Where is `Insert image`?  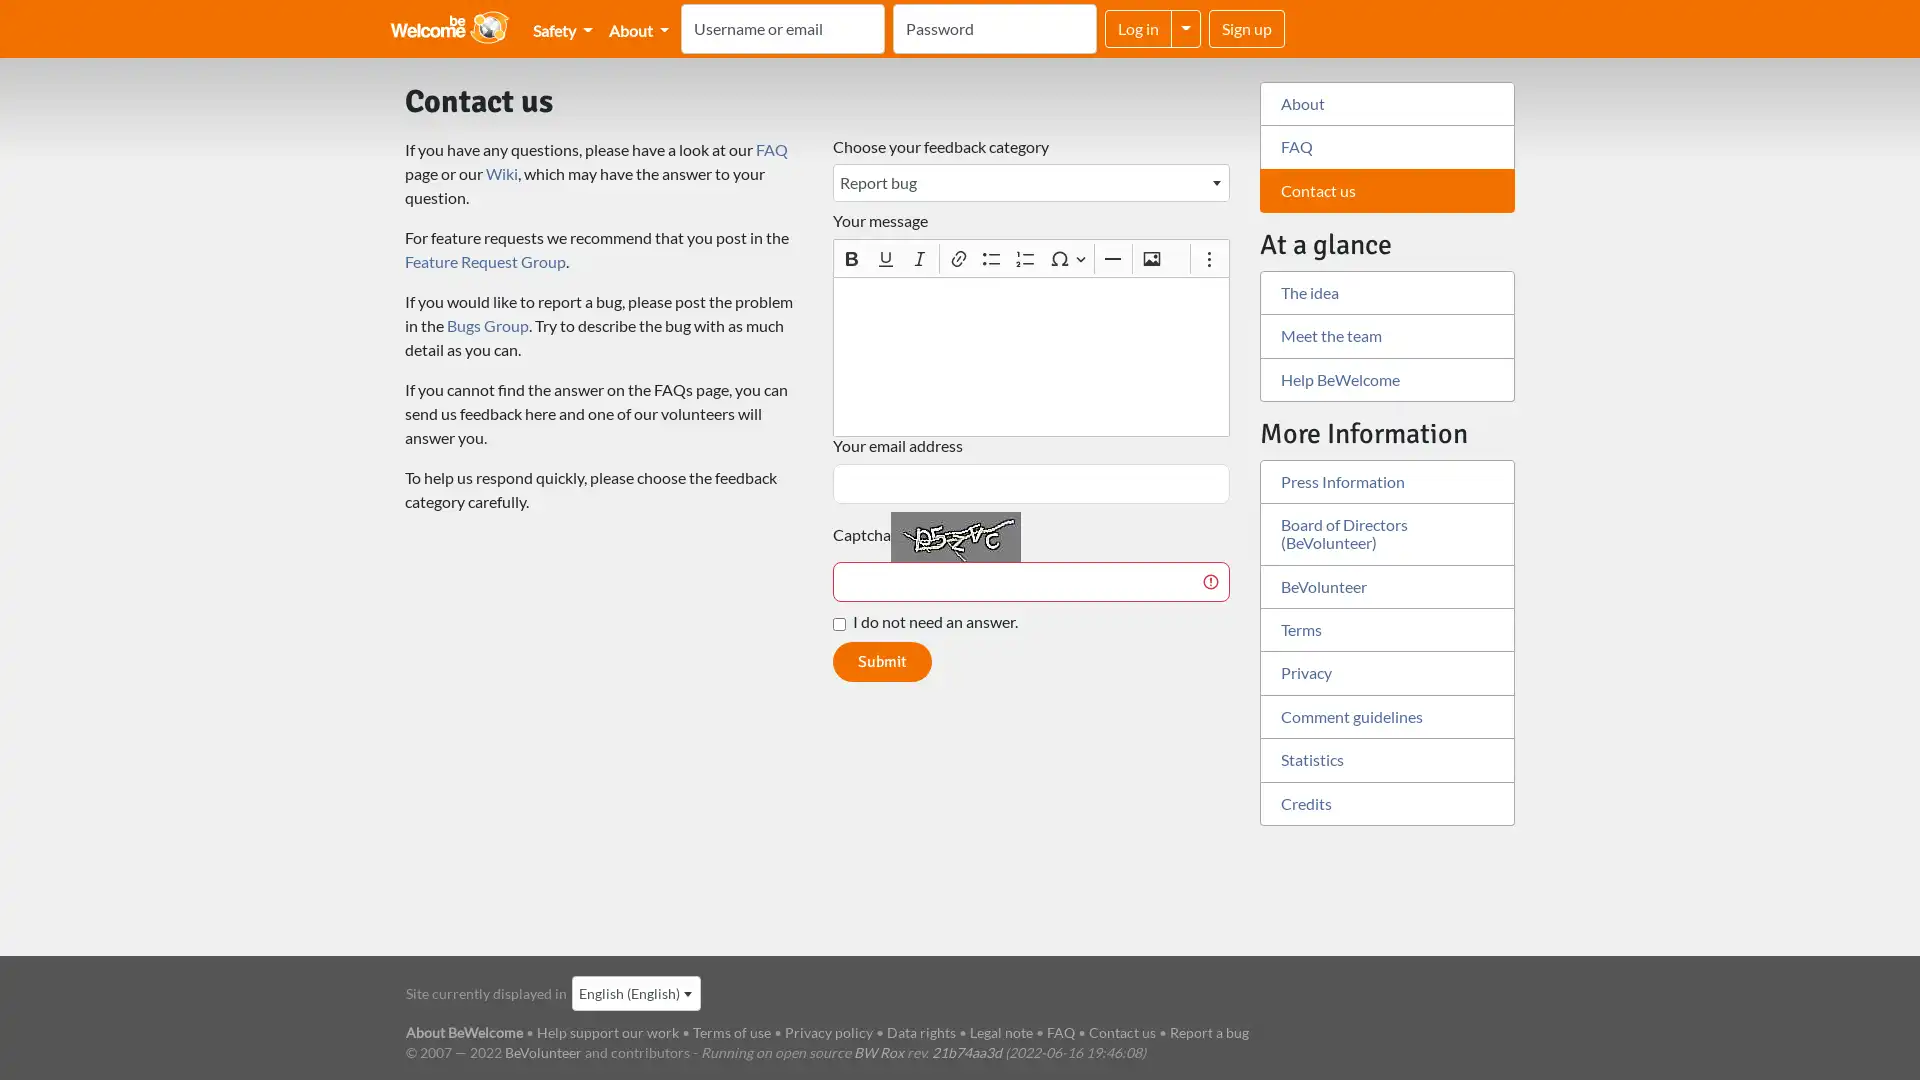
Insert image is located at coordinates (1152, 257).